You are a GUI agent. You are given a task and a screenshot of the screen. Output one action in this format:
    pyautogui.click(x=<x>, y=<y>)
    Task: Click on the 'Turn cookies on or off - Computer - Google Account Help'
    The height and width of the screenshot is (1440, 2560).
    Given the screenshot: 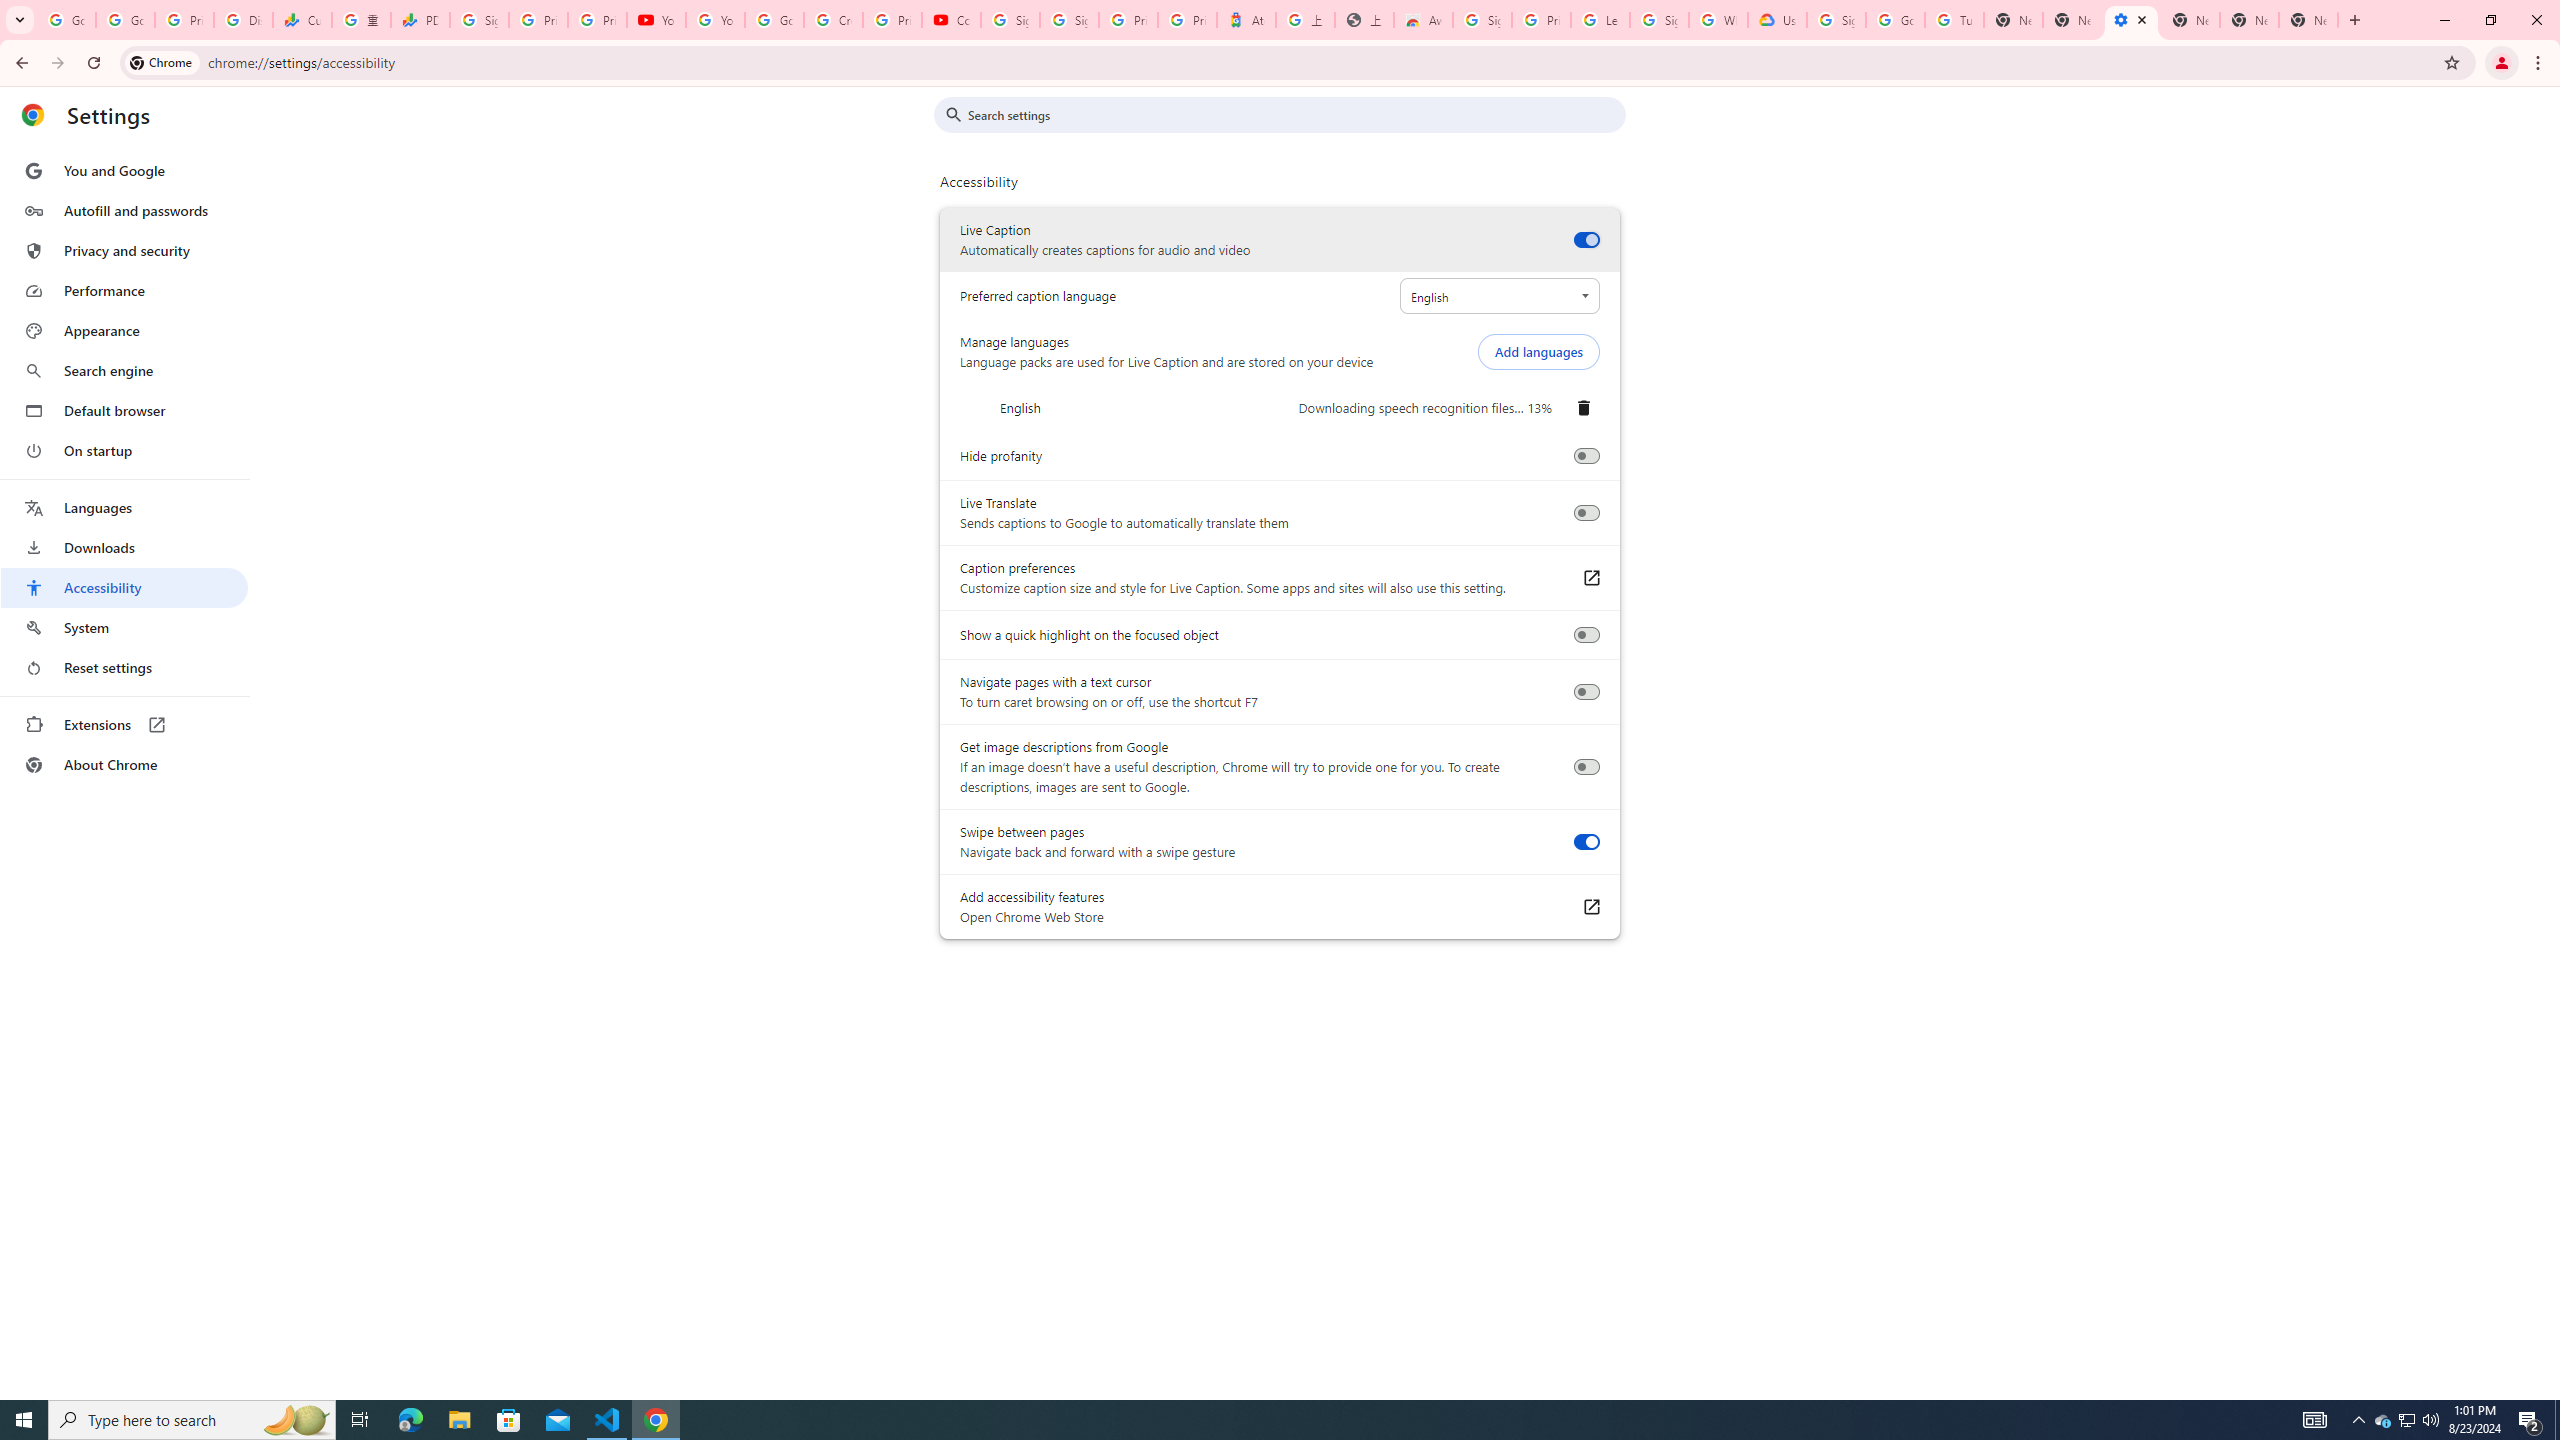 What is the action you would take?
    pyautogui.click(x=1953, y=19)
    